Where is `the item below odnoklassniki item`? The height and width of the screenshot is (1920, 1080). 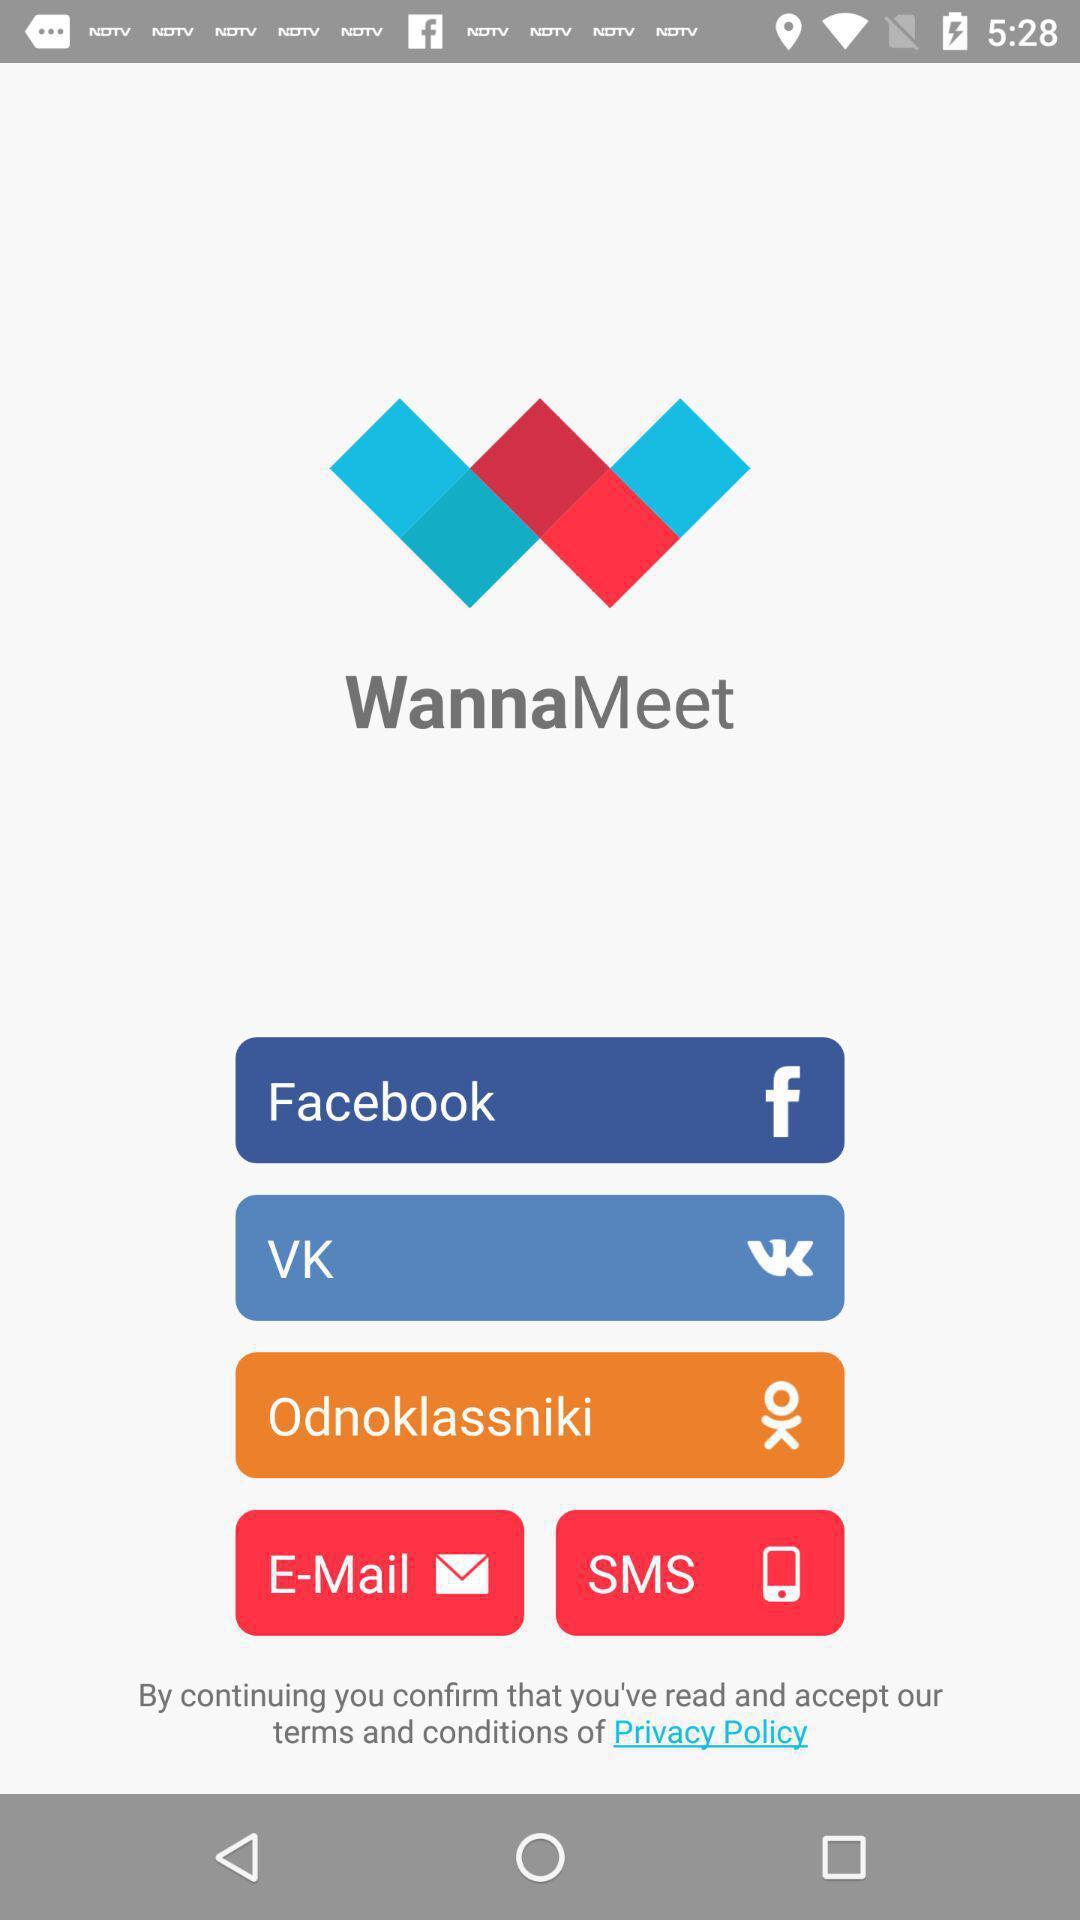 the item below odnoklassniki item is located at coordinates (379, 1571).